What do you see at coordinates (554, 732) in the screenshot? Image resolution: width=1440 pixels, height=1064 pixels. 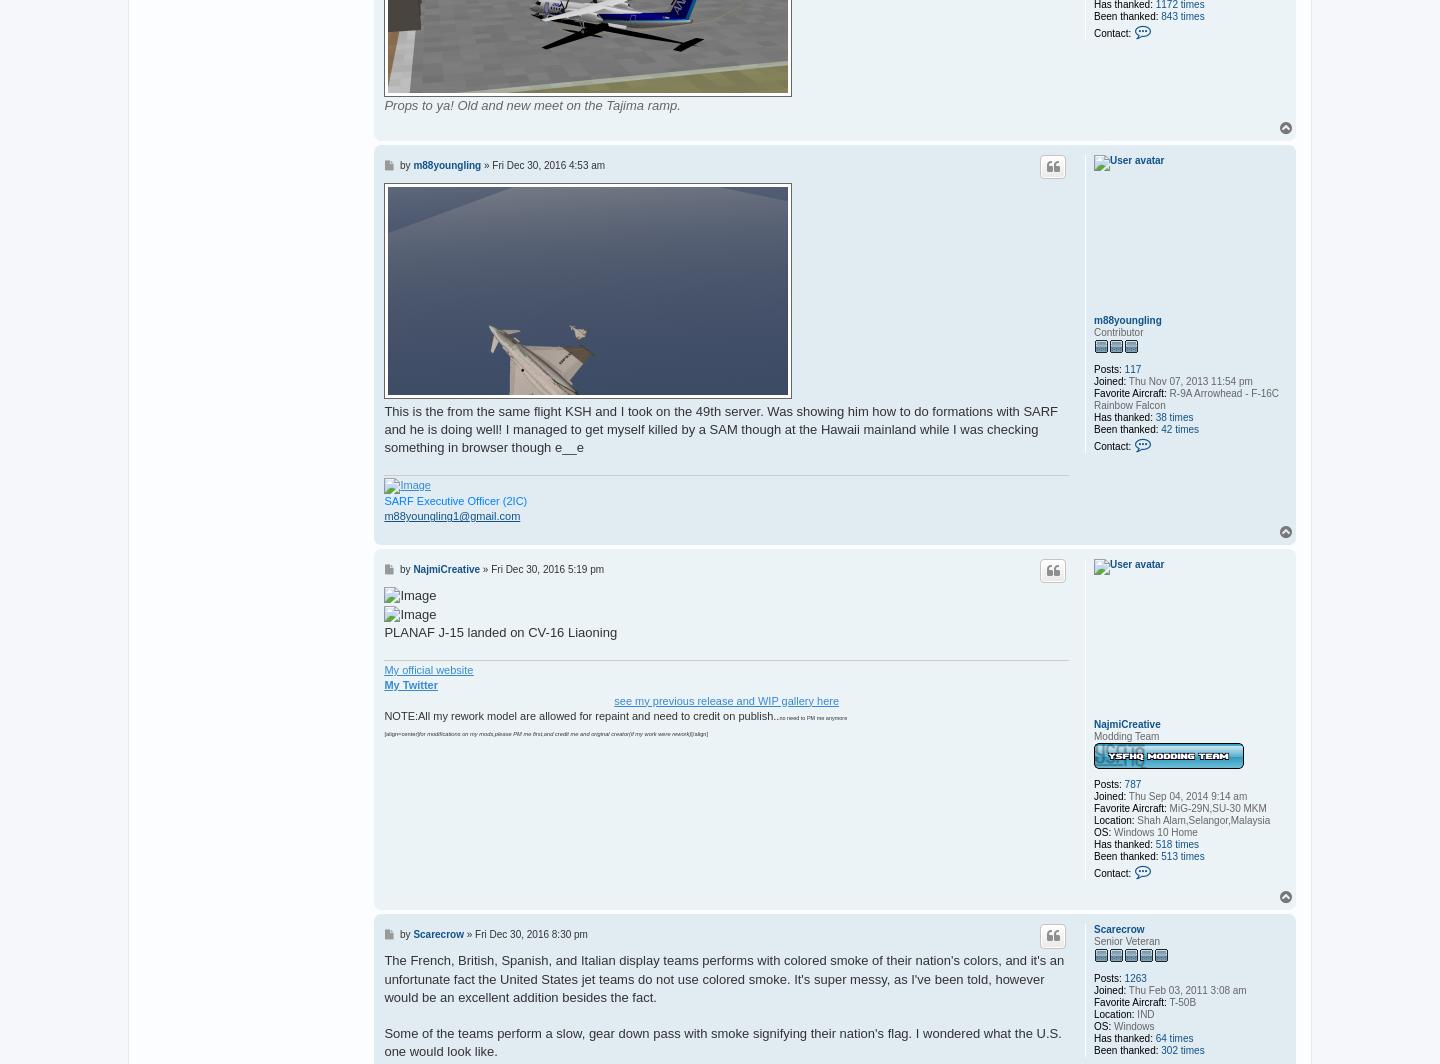 I see `'for modifications on my mods,please PM me first,and credit me and original creator(if my work were rework)'` at bounding box center [554, 732].